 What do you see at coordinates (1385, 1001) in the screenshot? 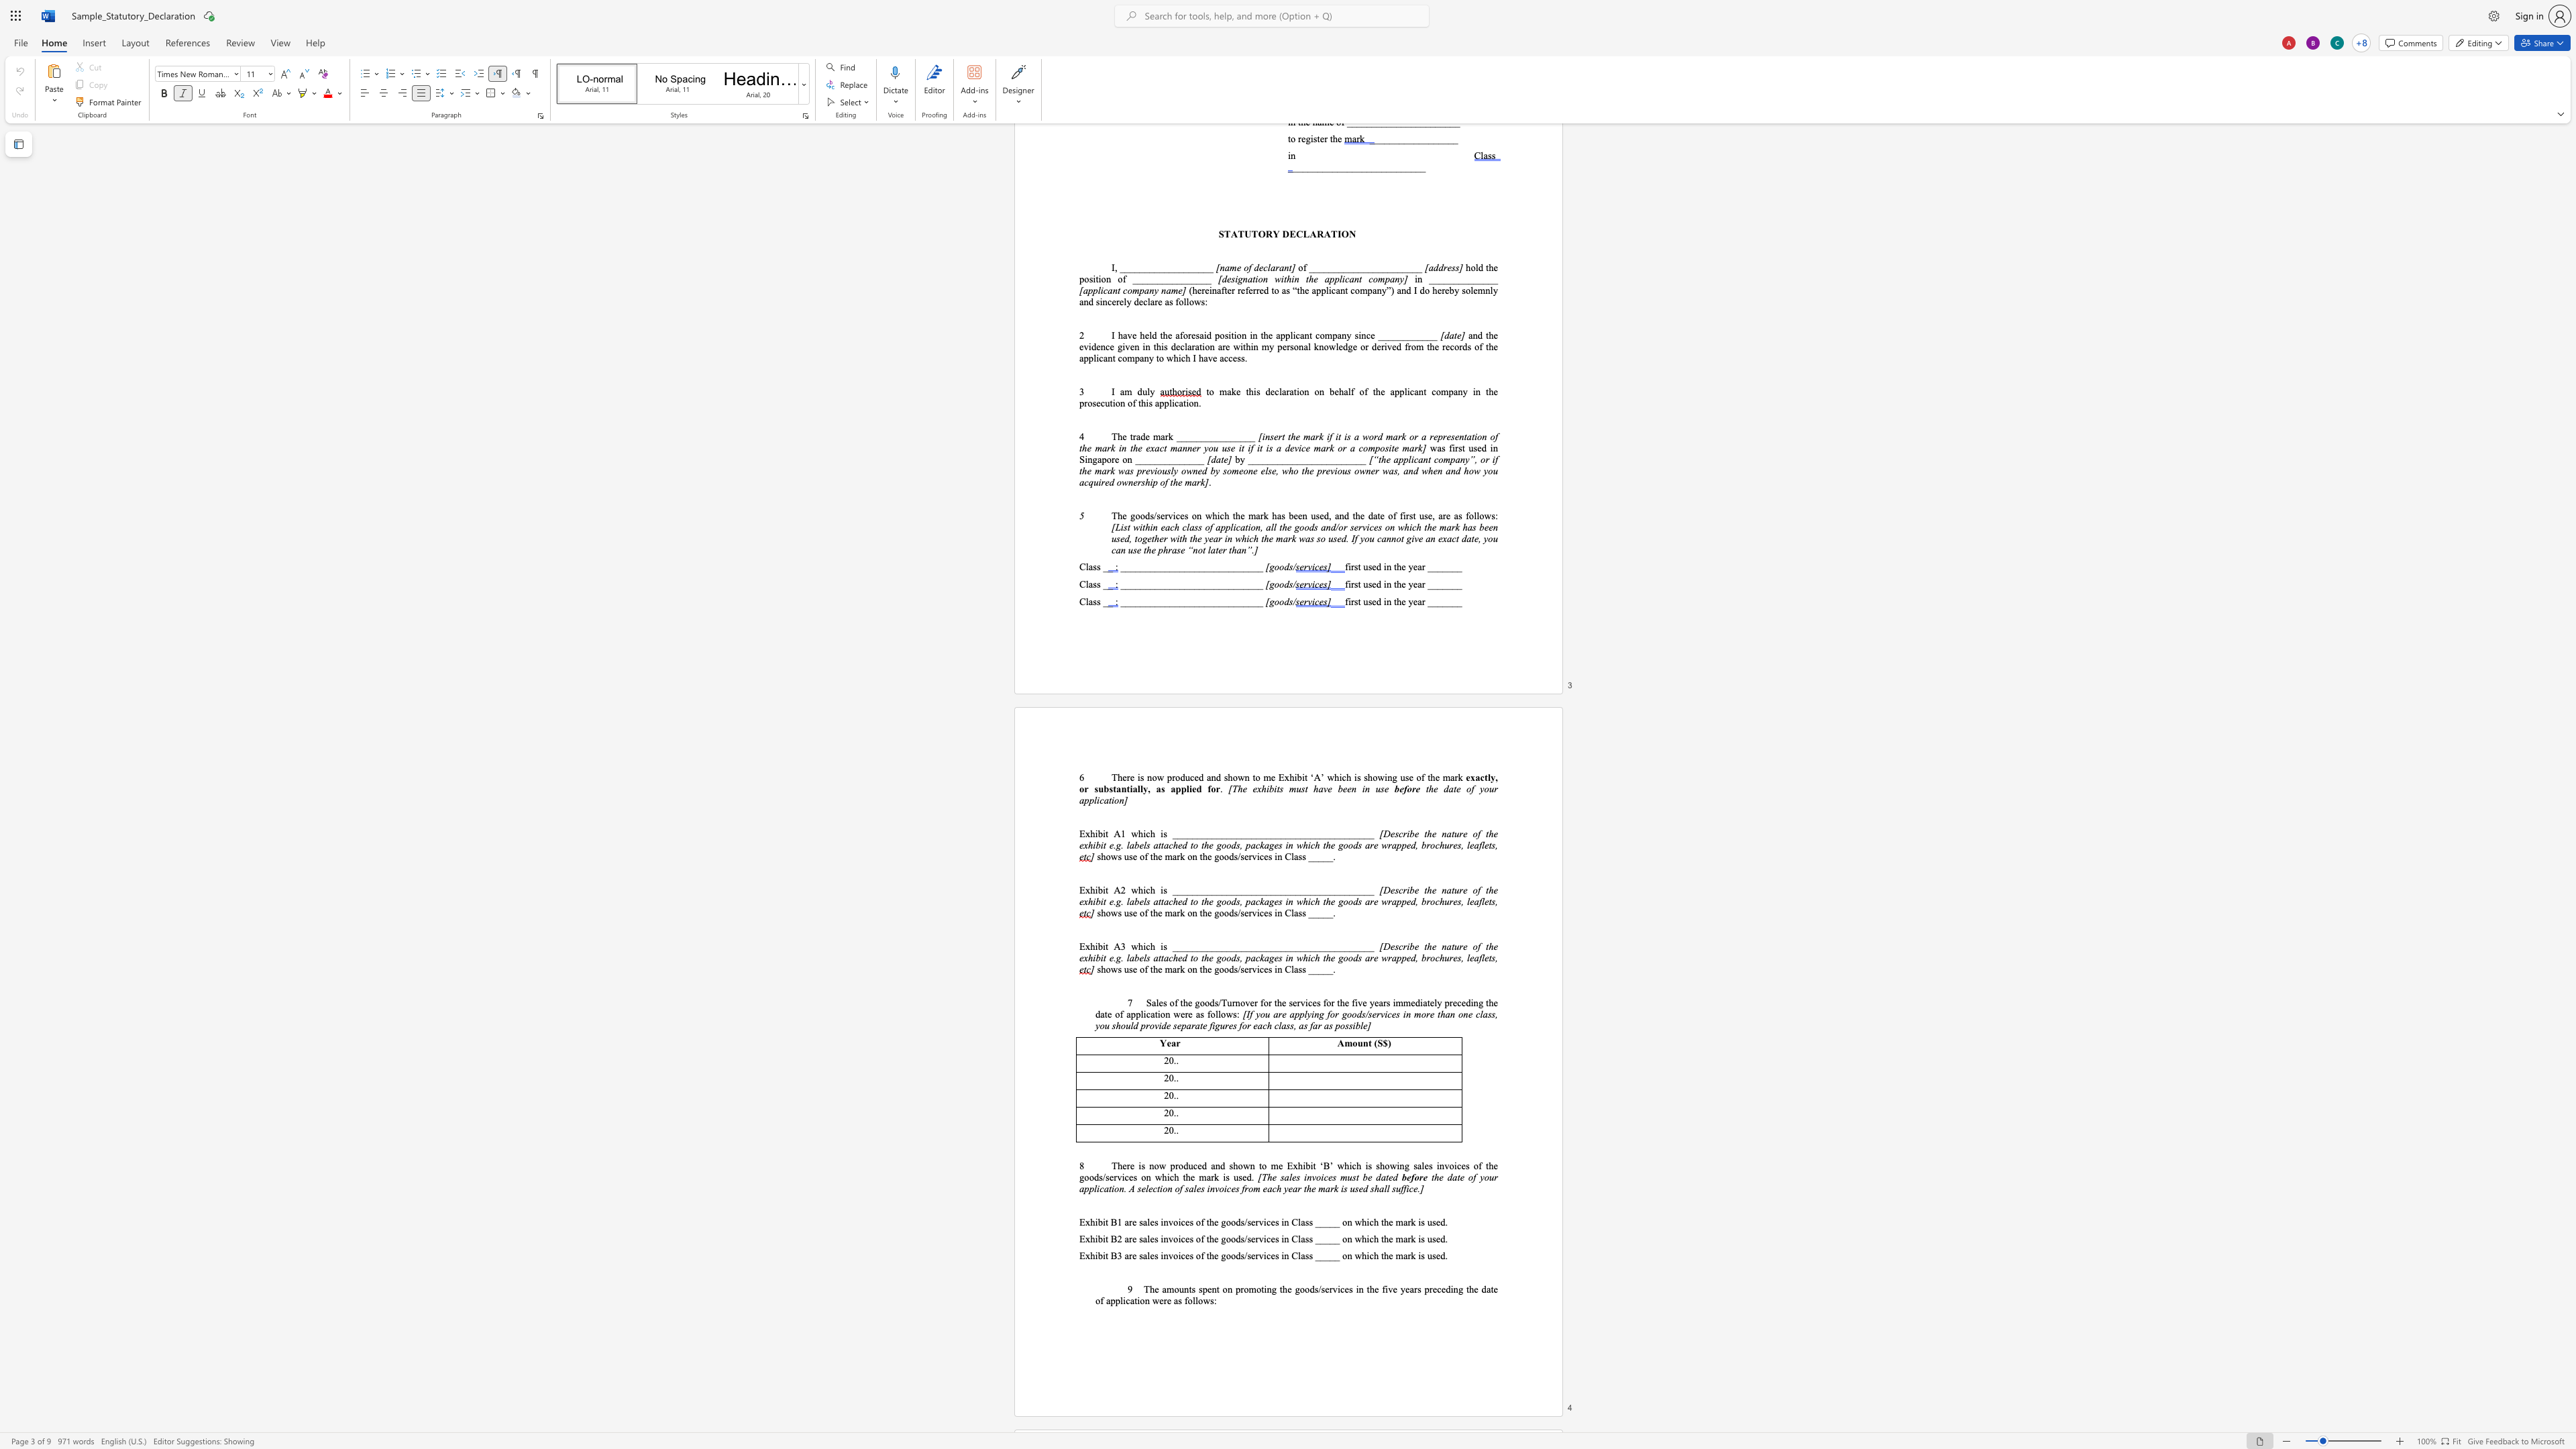
I see `the space between the continuous character "r" and "s" in the text` at bounding box center [1385, 1001].